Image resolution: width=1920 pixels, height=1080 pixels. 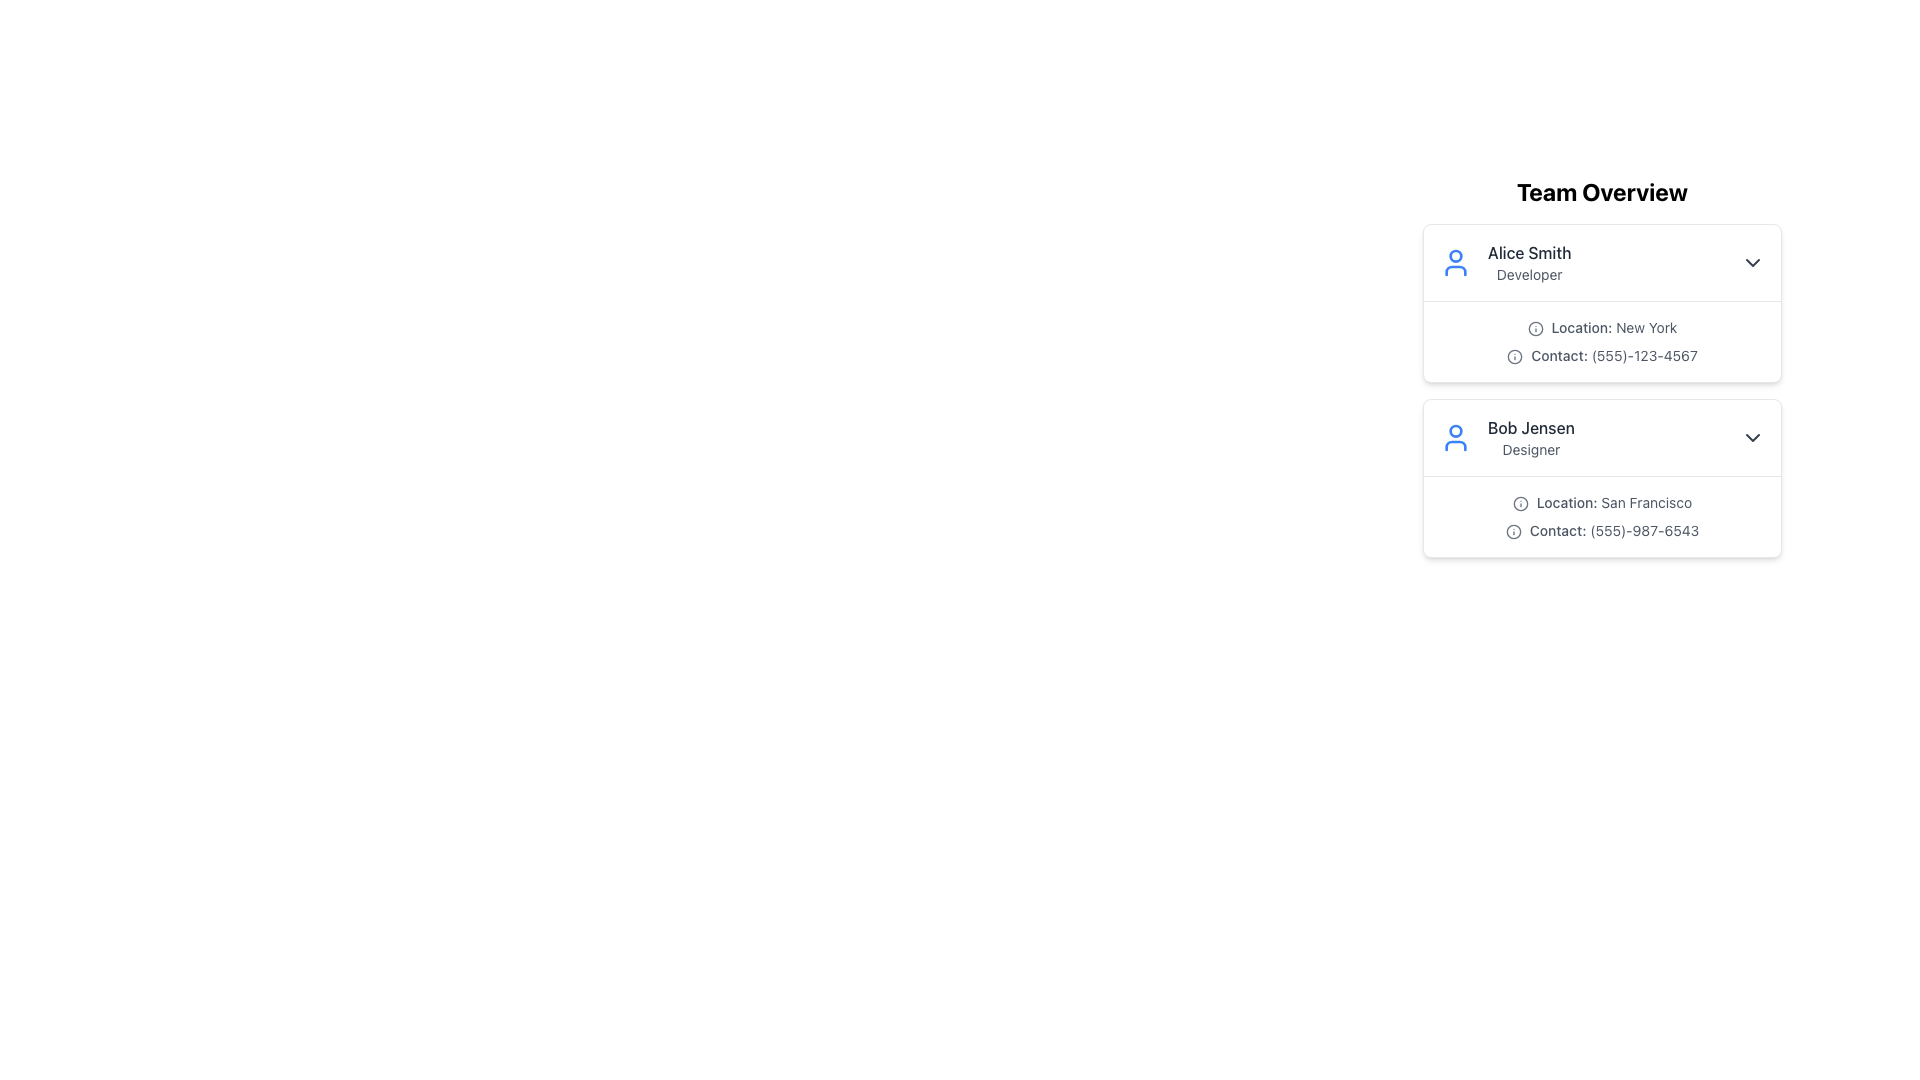 I want to click on the 'Contact:' label with icon displaying the contact number '(555)-123-4567', located in the second row of the 'Team Overview' list, so click(x=1602, y=354).